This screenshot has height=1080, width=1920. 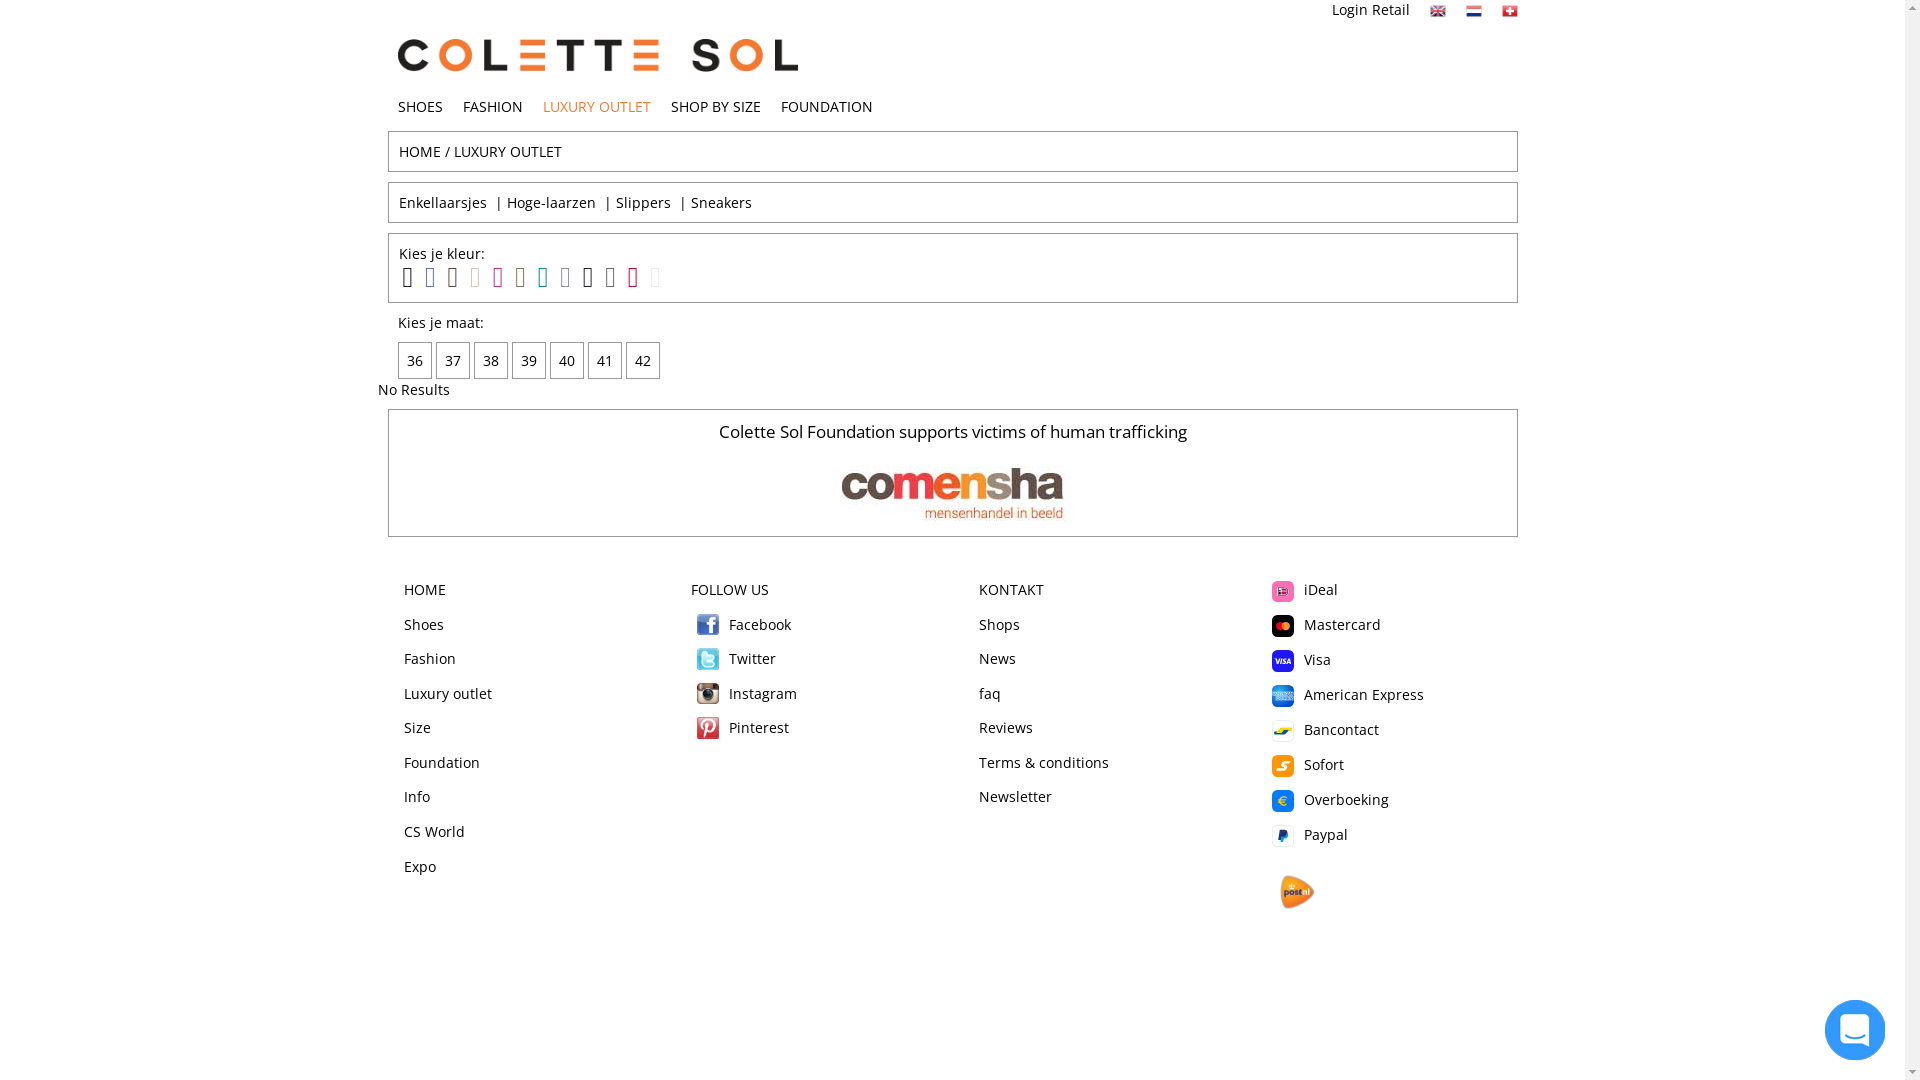 I want to click on 'CS World', so click(x=433, y=831).